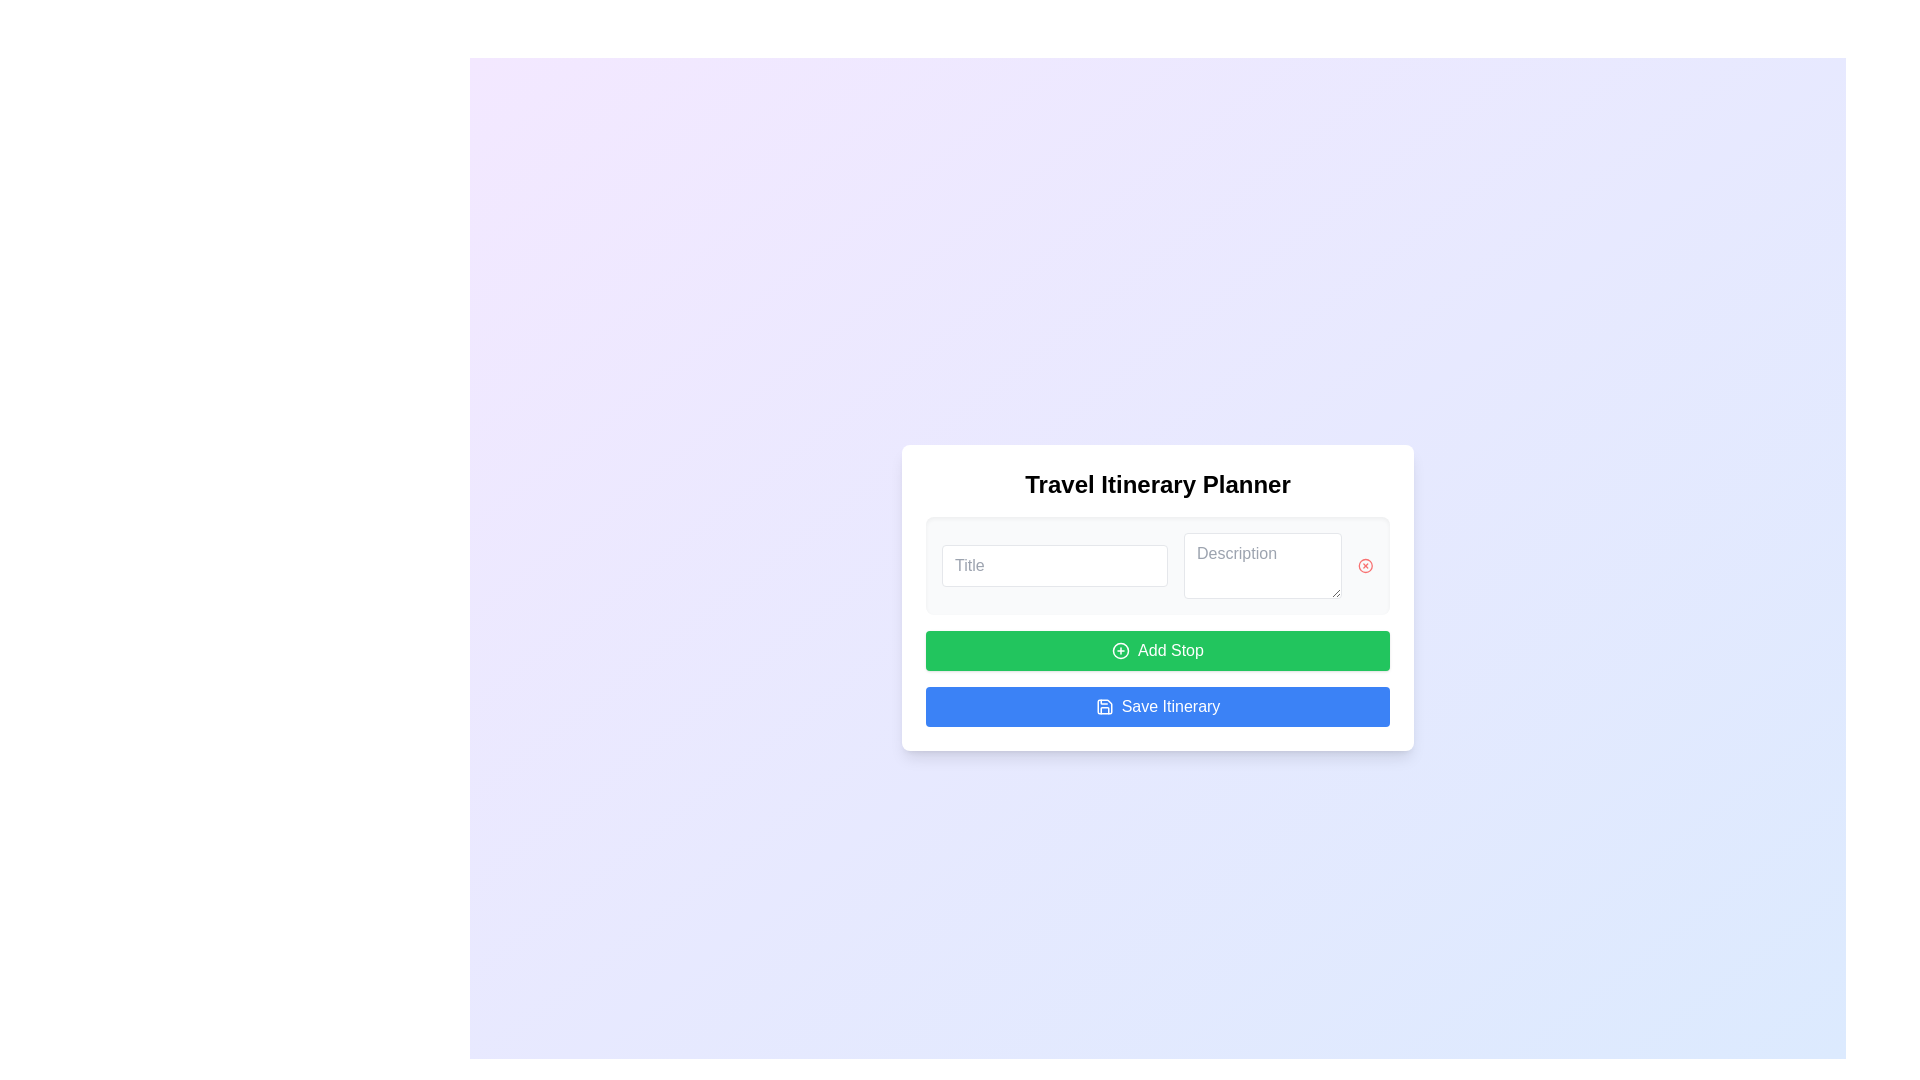 Image resolution: width=1920 pixels, height=1080 pixels. Describe the element at coordinates (1121, 651) in the screenshot. I see `the icon that represents the addition of a new stop feature, located inside the 'Add Stop' button below the 'Title' and 'Description' input fields` at that location.